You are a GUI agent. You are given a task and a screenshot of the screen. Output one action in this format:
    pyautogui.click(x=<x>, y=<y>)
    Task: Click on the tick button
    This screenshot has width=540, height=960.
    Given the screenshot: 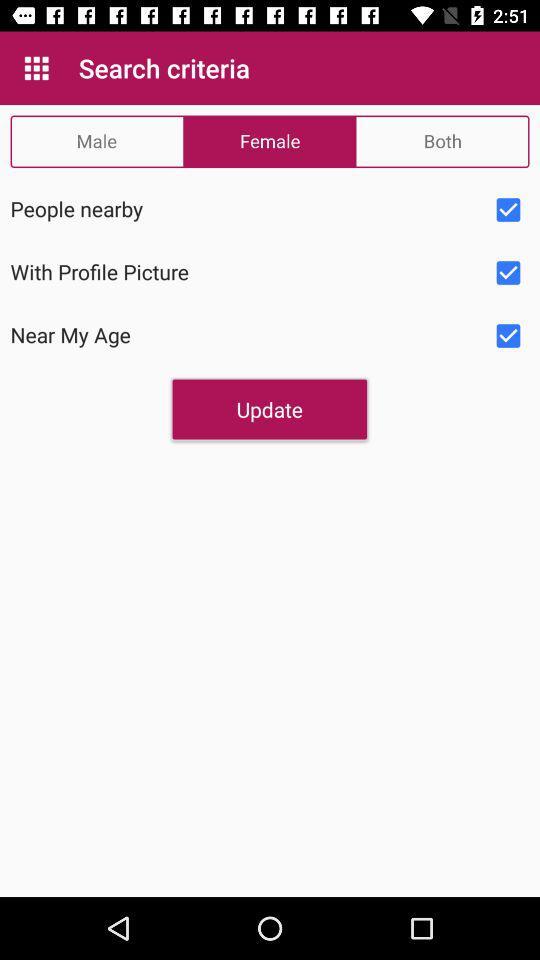 What is the action you would take?
    pyautogui.click(x=508, y=210)
    